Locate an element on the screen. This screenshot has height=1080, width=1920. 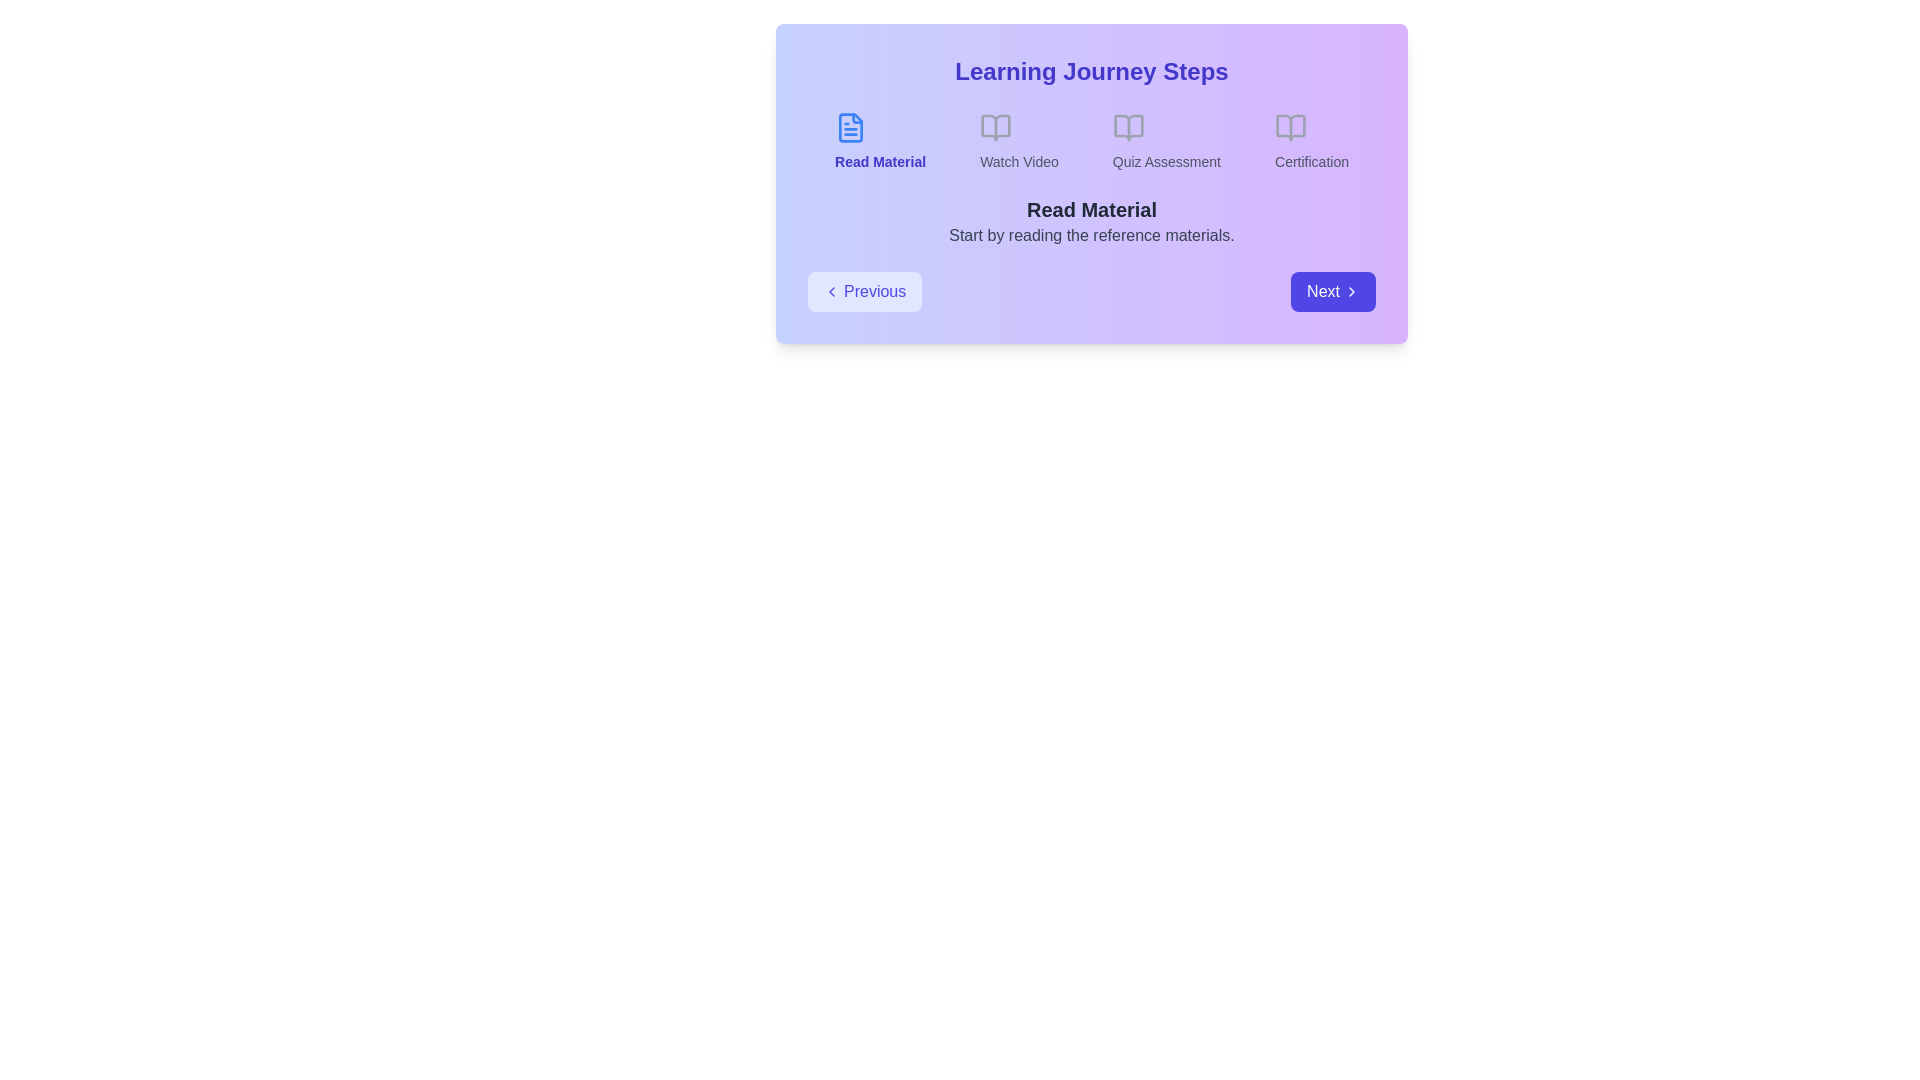
the 'Watch Video' SVG icon, which is the second icon in a horizontal sequence of four, located centrally in the upper section of the interface is located at coordinates (996, 127).